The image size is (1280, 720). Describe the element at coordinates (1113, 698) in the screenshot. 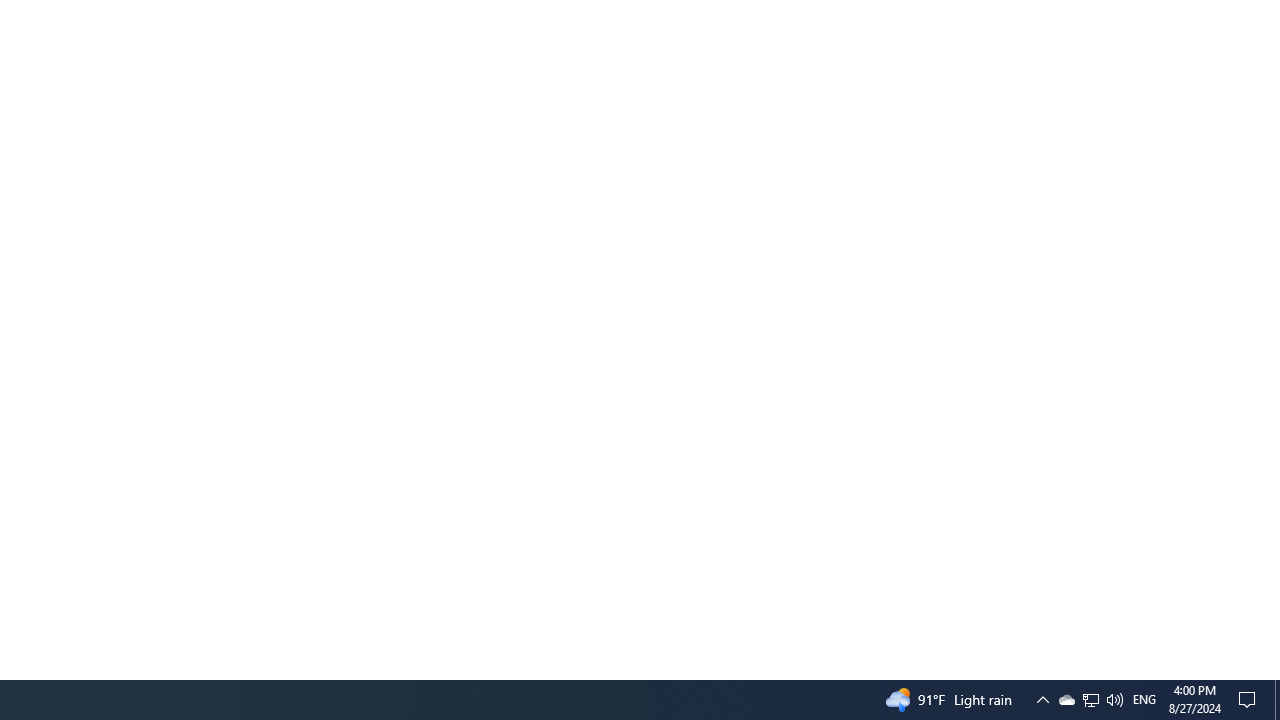

I see `'User Promoted Notification Area'` at that location.